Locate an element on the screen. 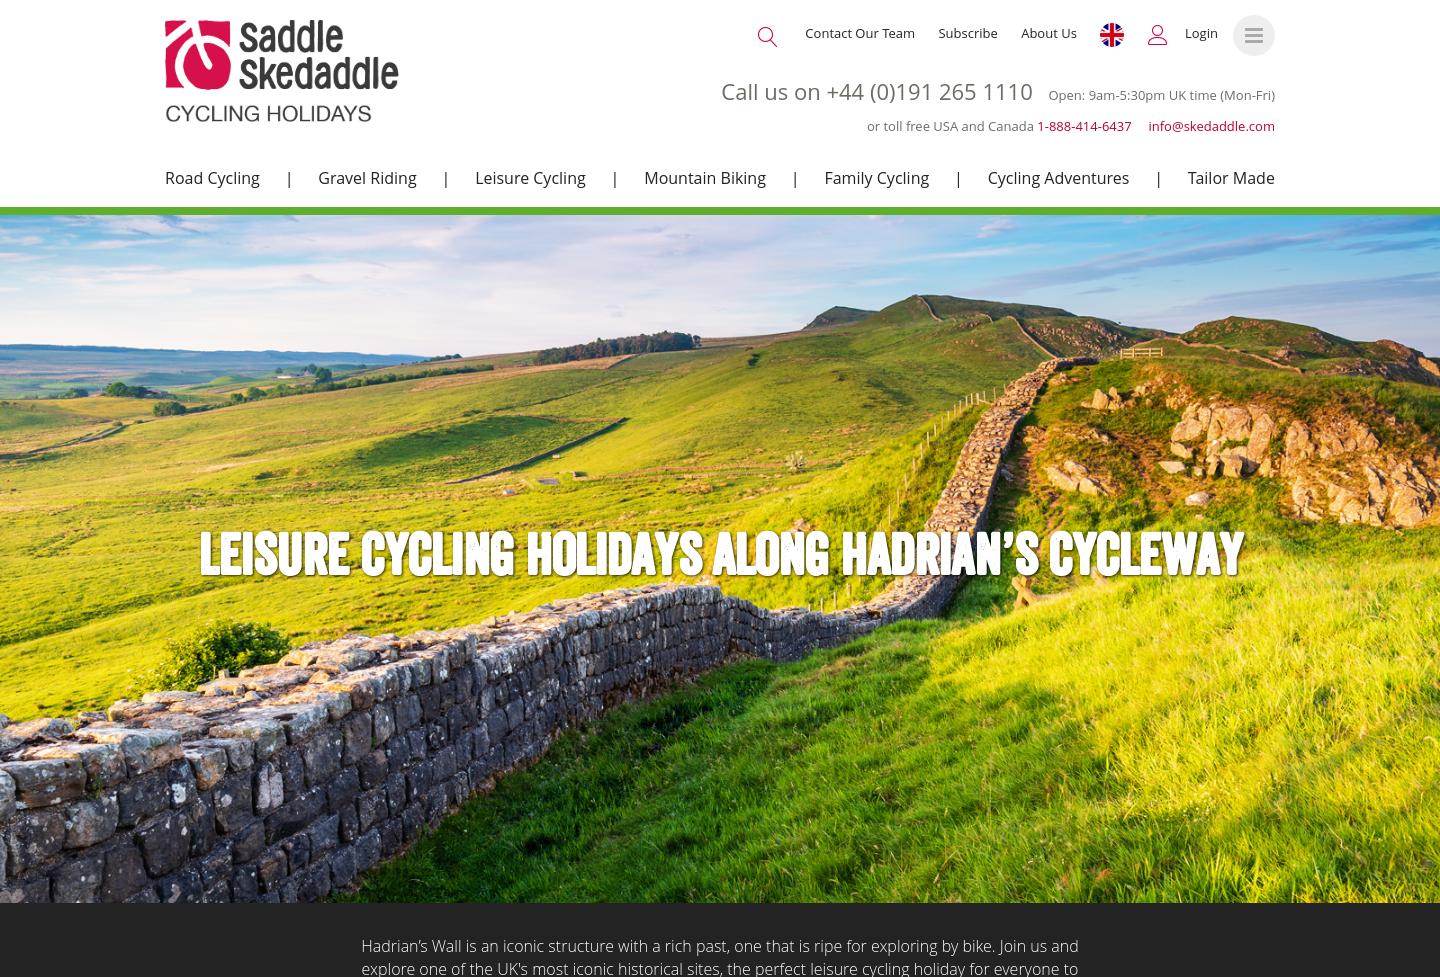 The width and height of the screenshot is (1440, 977). 'Family Cycling' is located at coordinates (875, 176).